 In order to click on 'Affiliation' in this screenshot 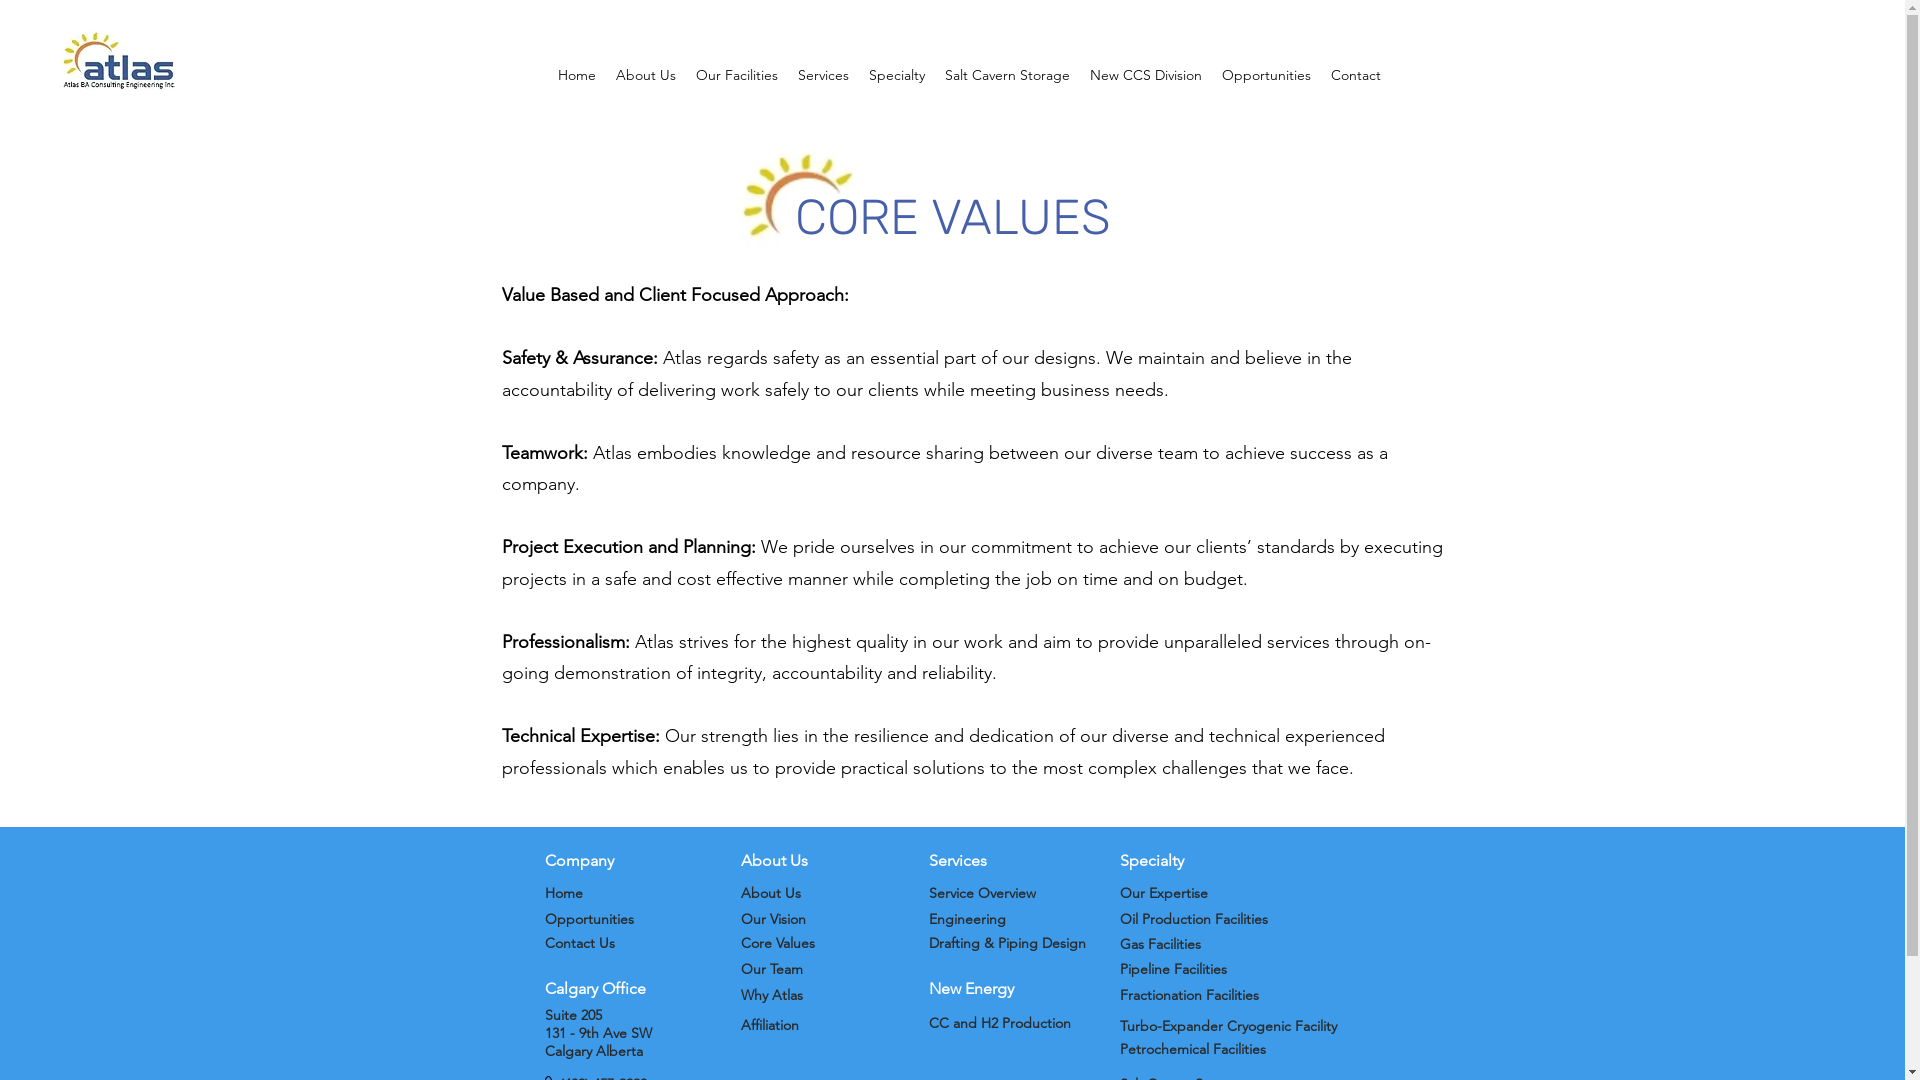, I will do `click(767, 1025)`.